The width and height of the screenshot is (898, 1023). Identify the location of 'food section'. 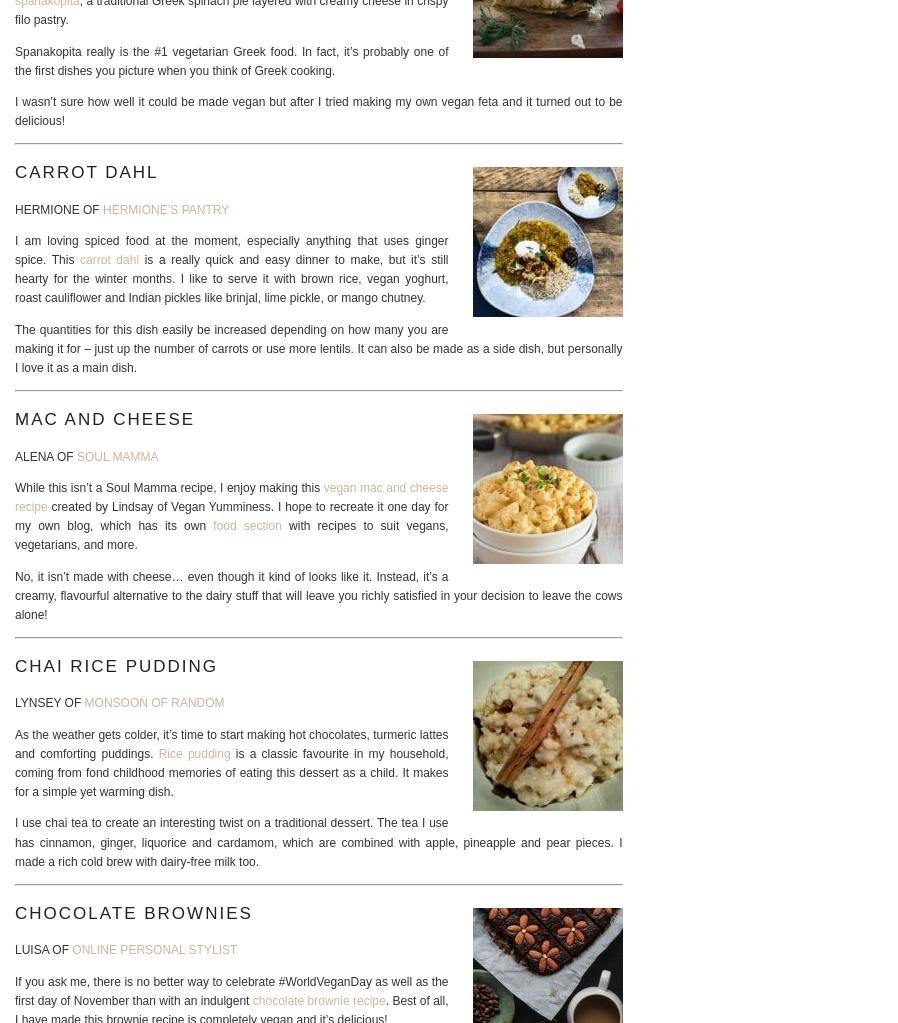
(247, 525).